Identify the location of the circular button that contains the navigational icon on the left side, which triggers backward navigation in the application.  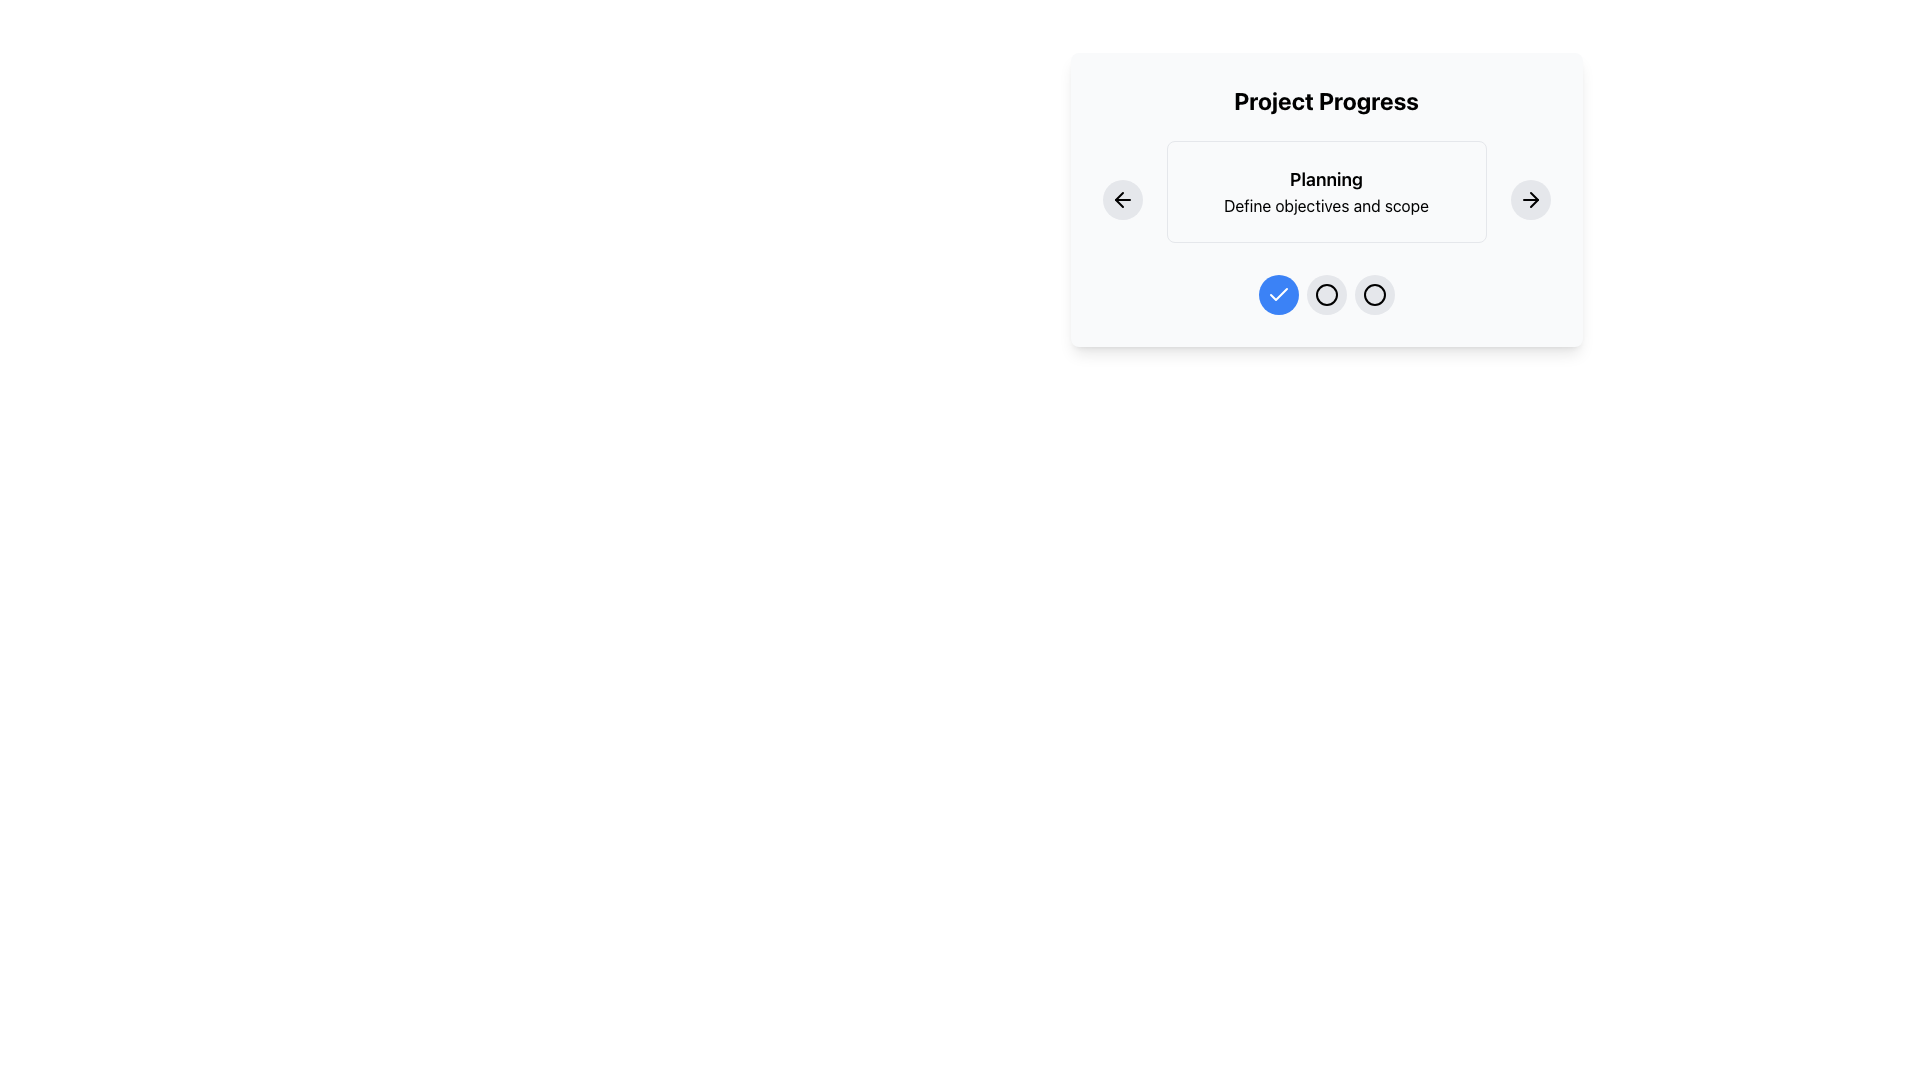
(1122, 200).